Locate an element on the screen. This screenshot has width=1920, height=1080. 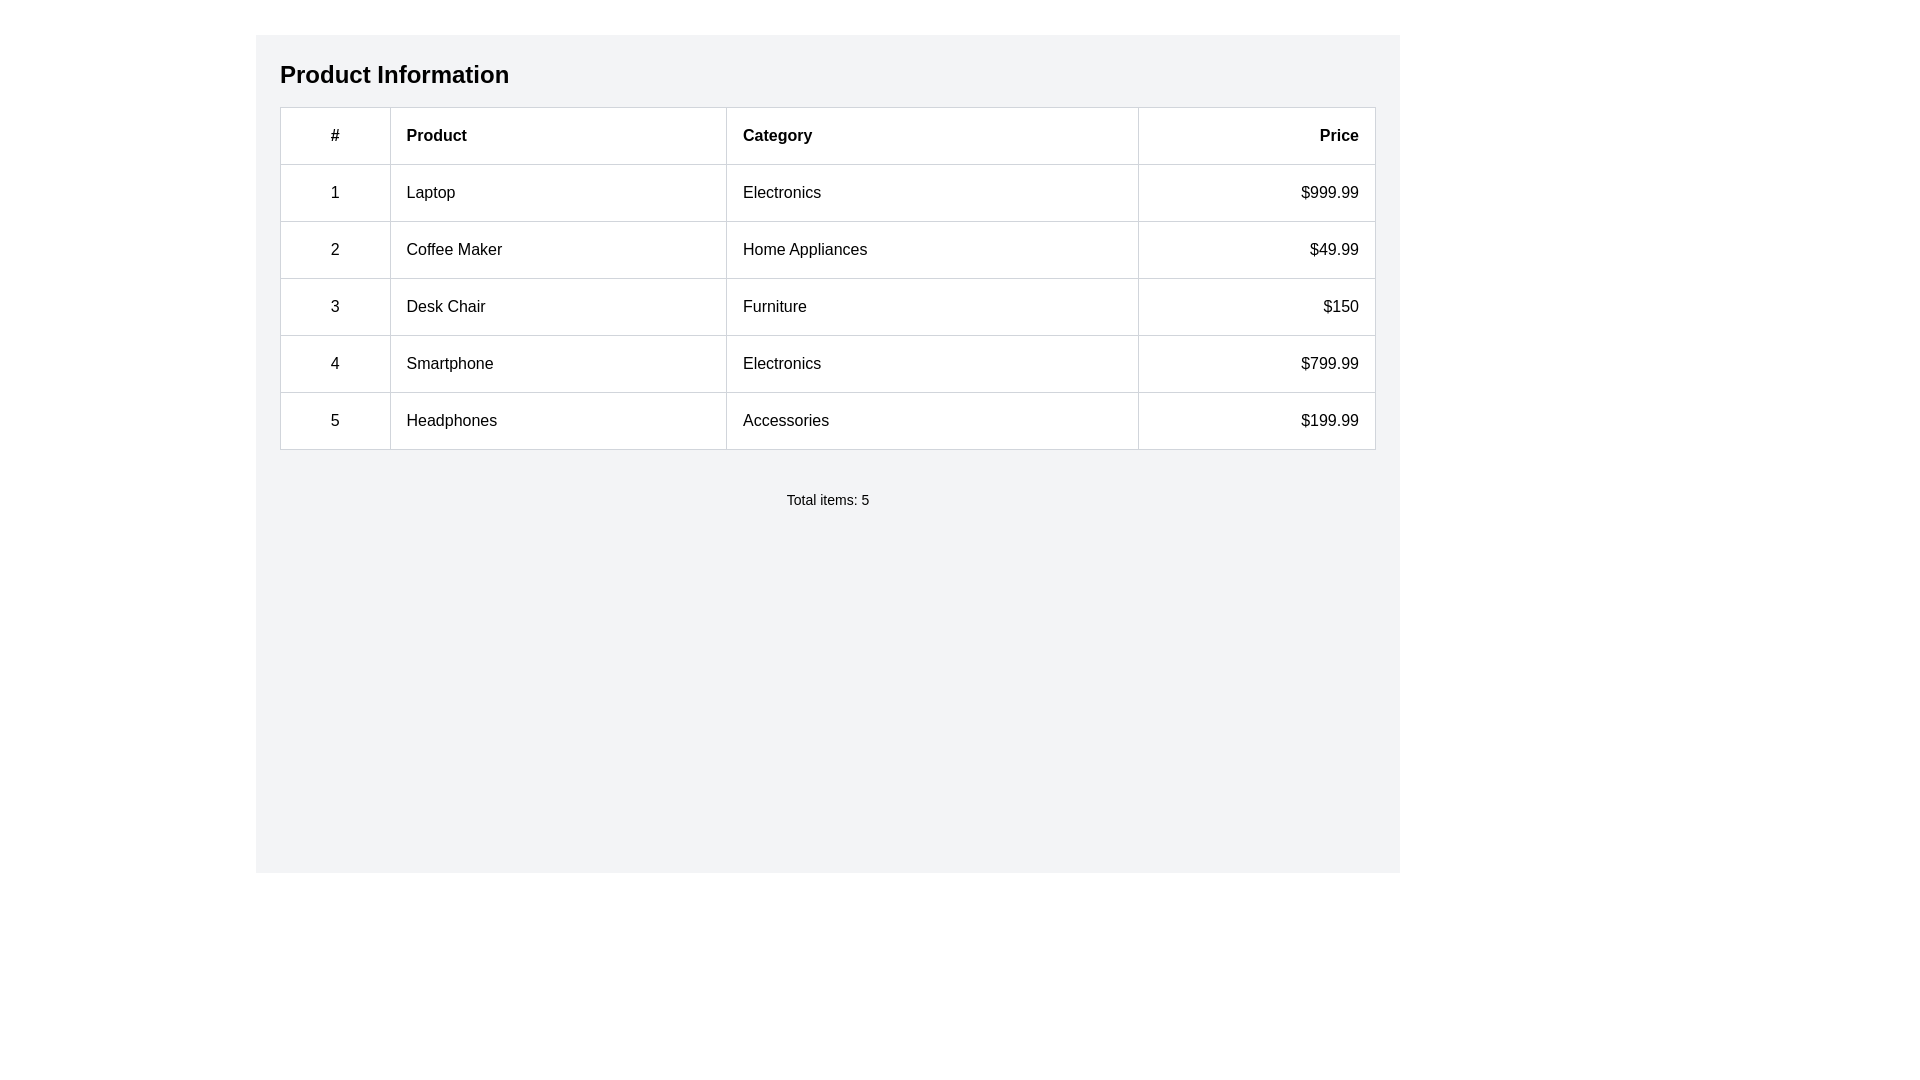
the Table Header Cell containing the symbol '#' is located at coordinates (335, 135).